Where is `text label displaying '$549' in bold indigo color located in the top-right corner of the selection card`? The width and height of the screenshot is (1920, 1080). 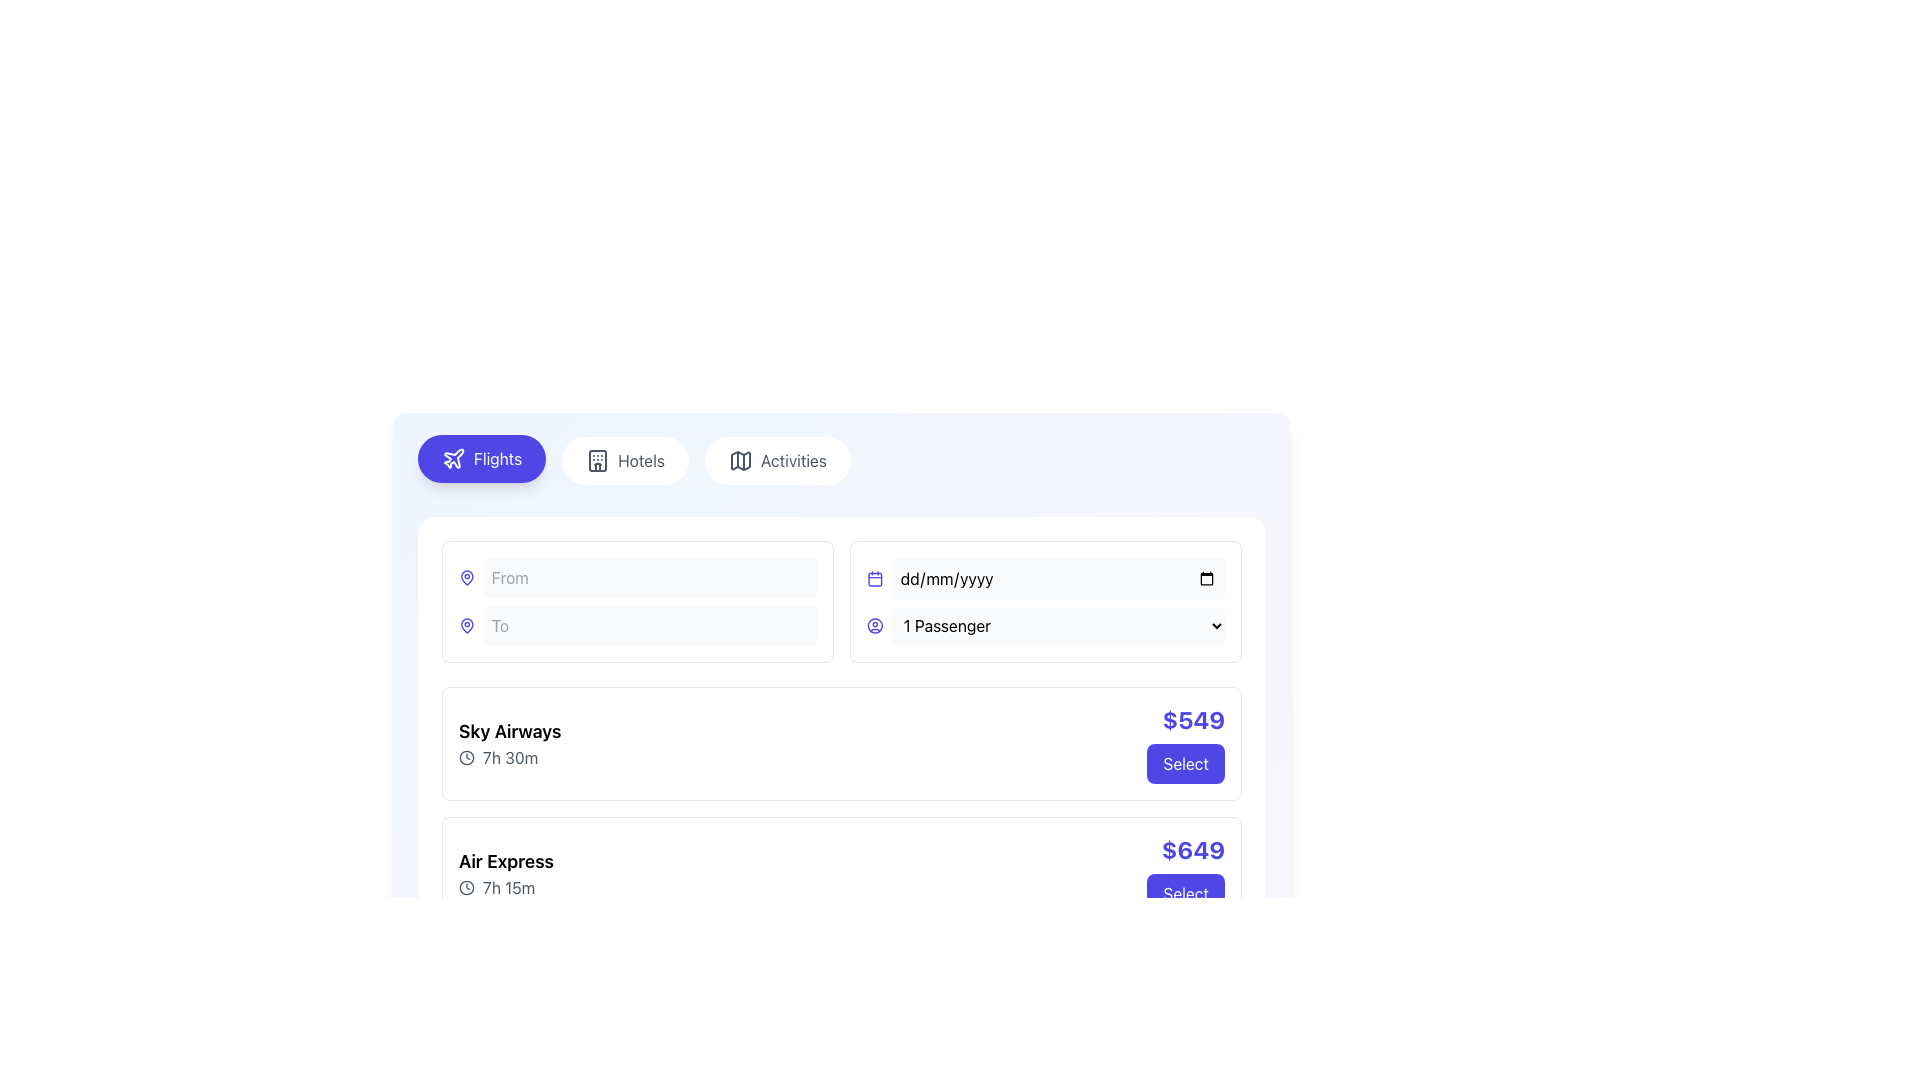
text label displaying '$549' in bold indigo color located in the top-right corner of the selection card is located at coordinates (1186, 720).